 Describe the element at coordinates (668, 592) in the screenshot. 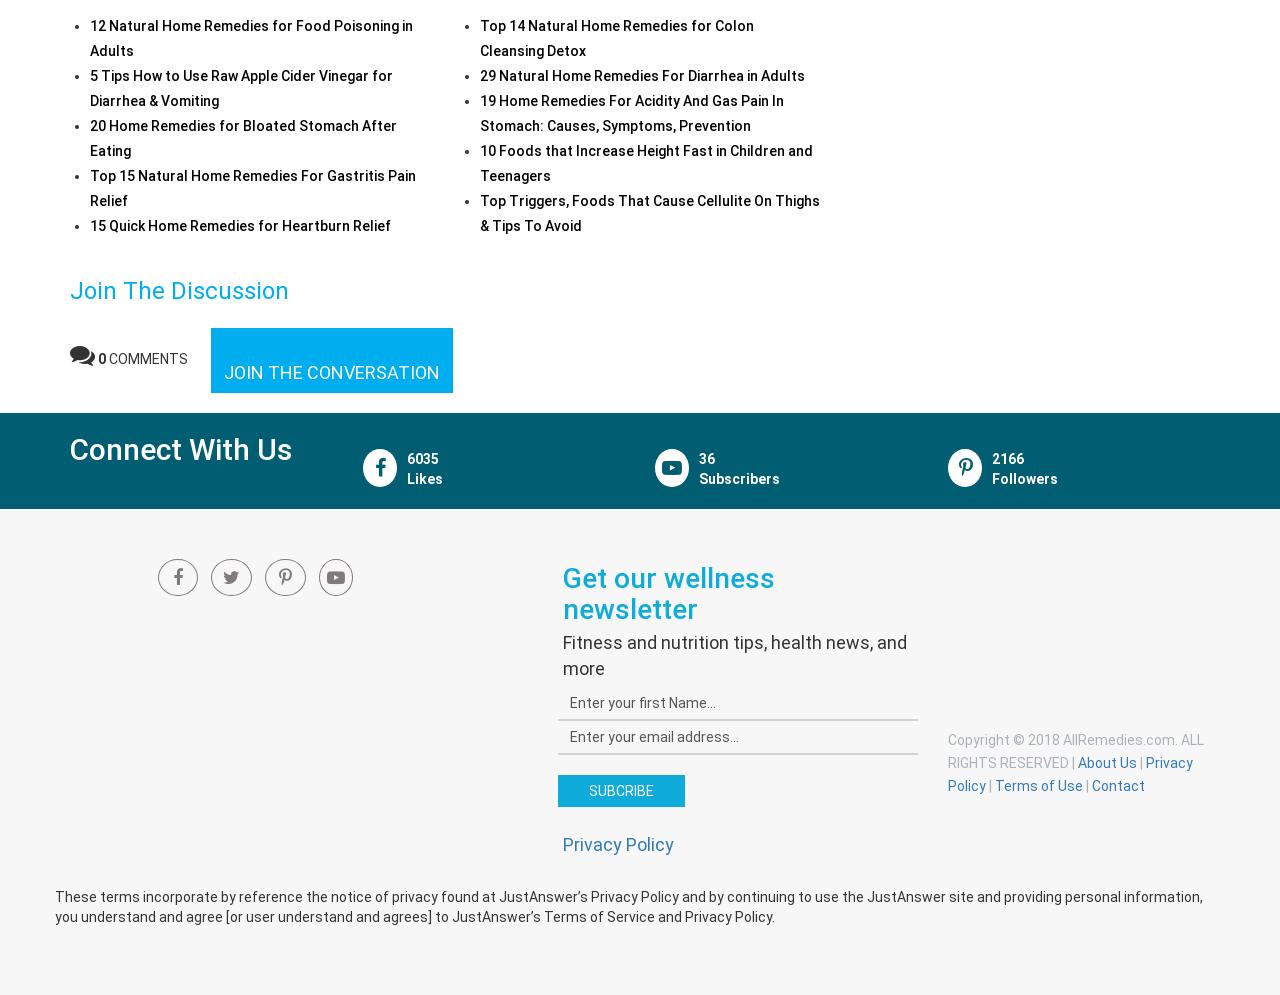

I see `'Get our wellness newsletter'` at that location.